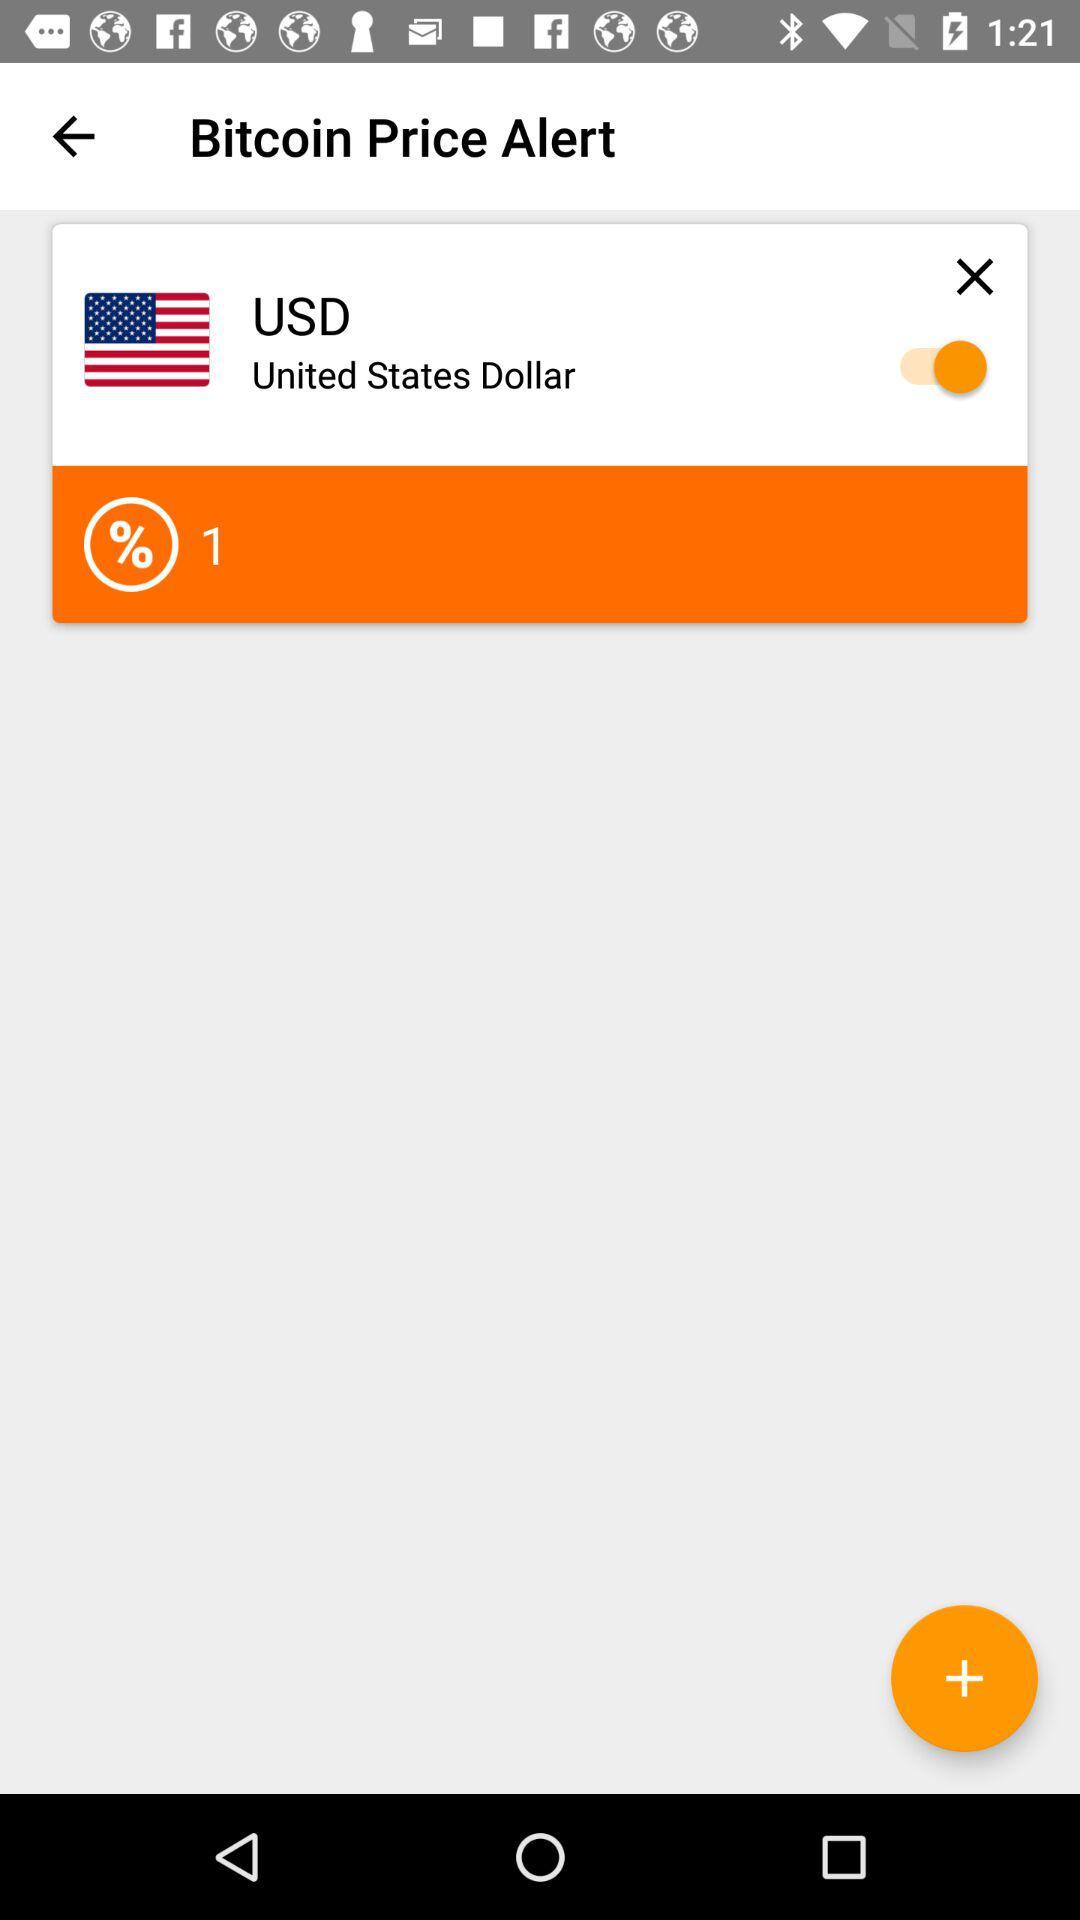 This screenshot has width=1080, height=1920. What do you see at coordinates (933, 367) in the screenshot?
I see `the icon to the right of the united states dollar item` at bounding box center [933, 367].